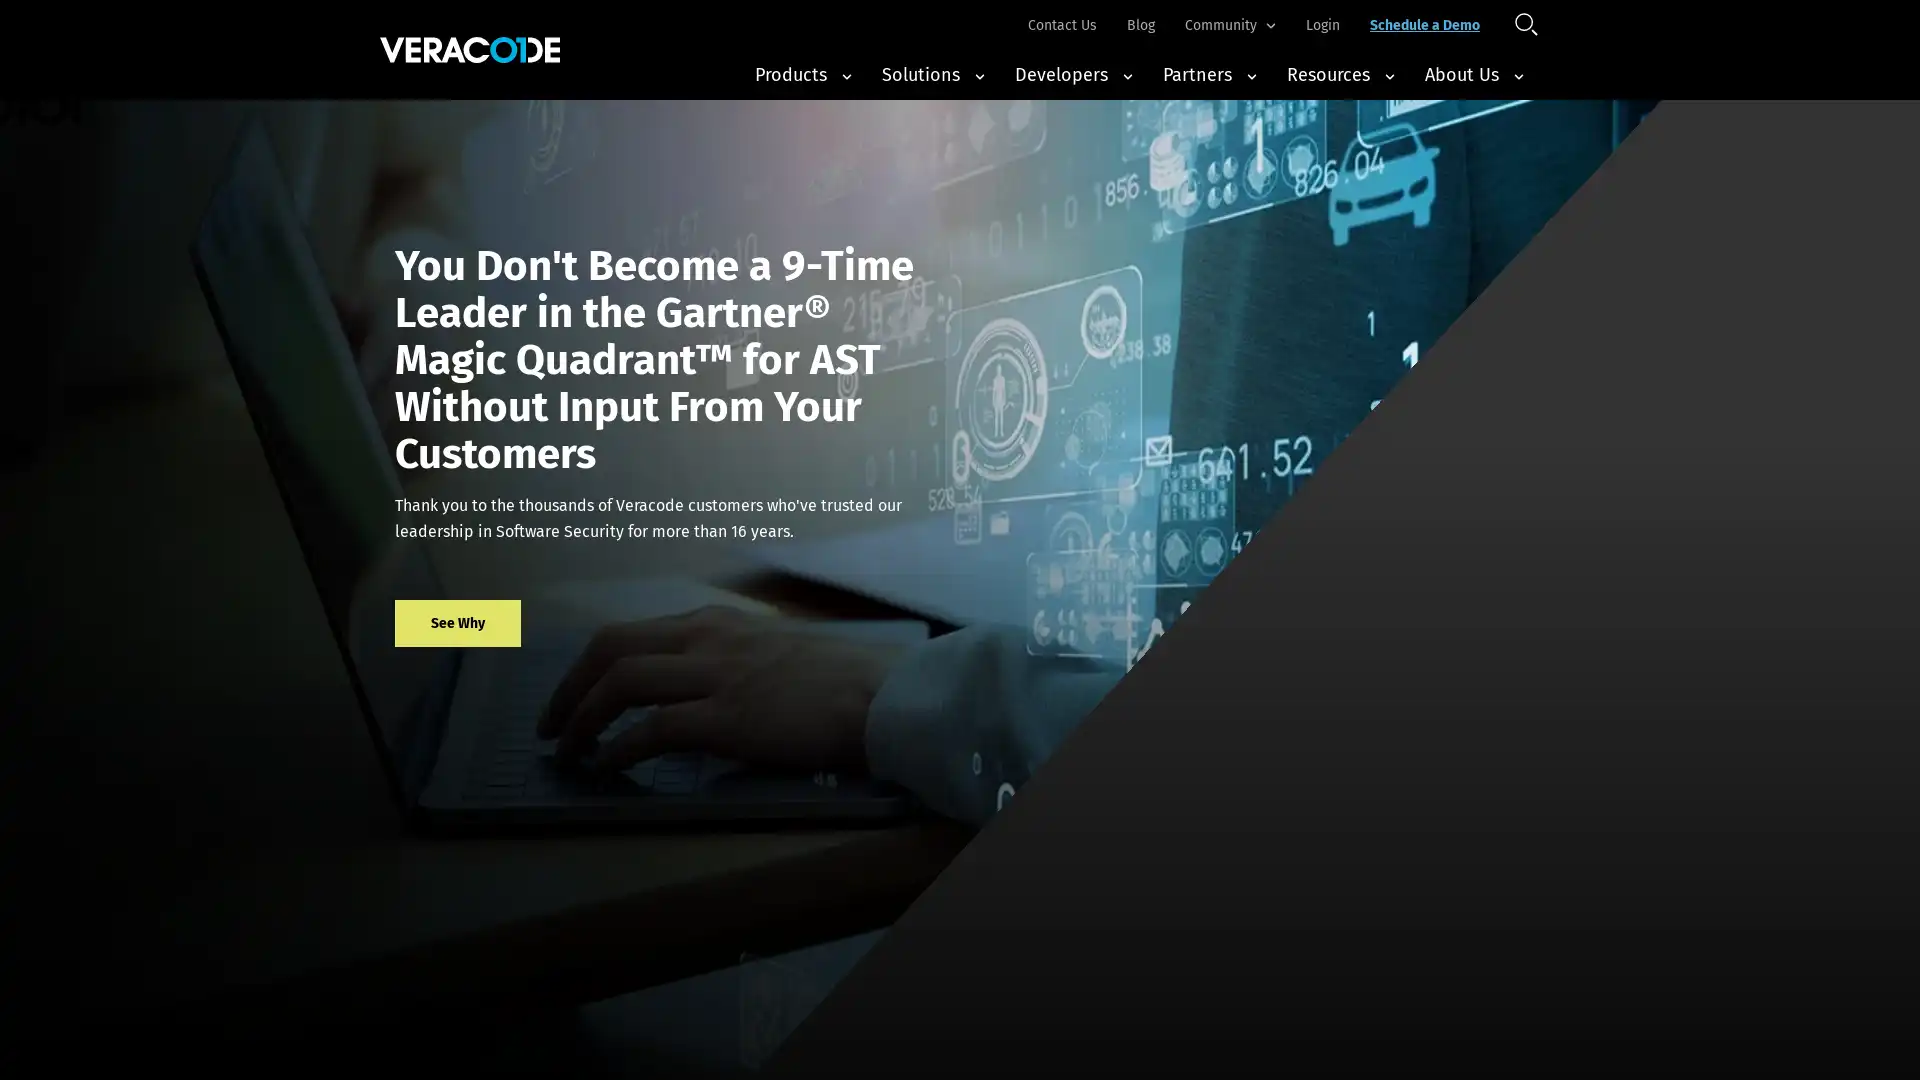 The width and height of the screenshot is (1920, 1080). I want to click on Accept All Cookies, so click(1471, 1004).